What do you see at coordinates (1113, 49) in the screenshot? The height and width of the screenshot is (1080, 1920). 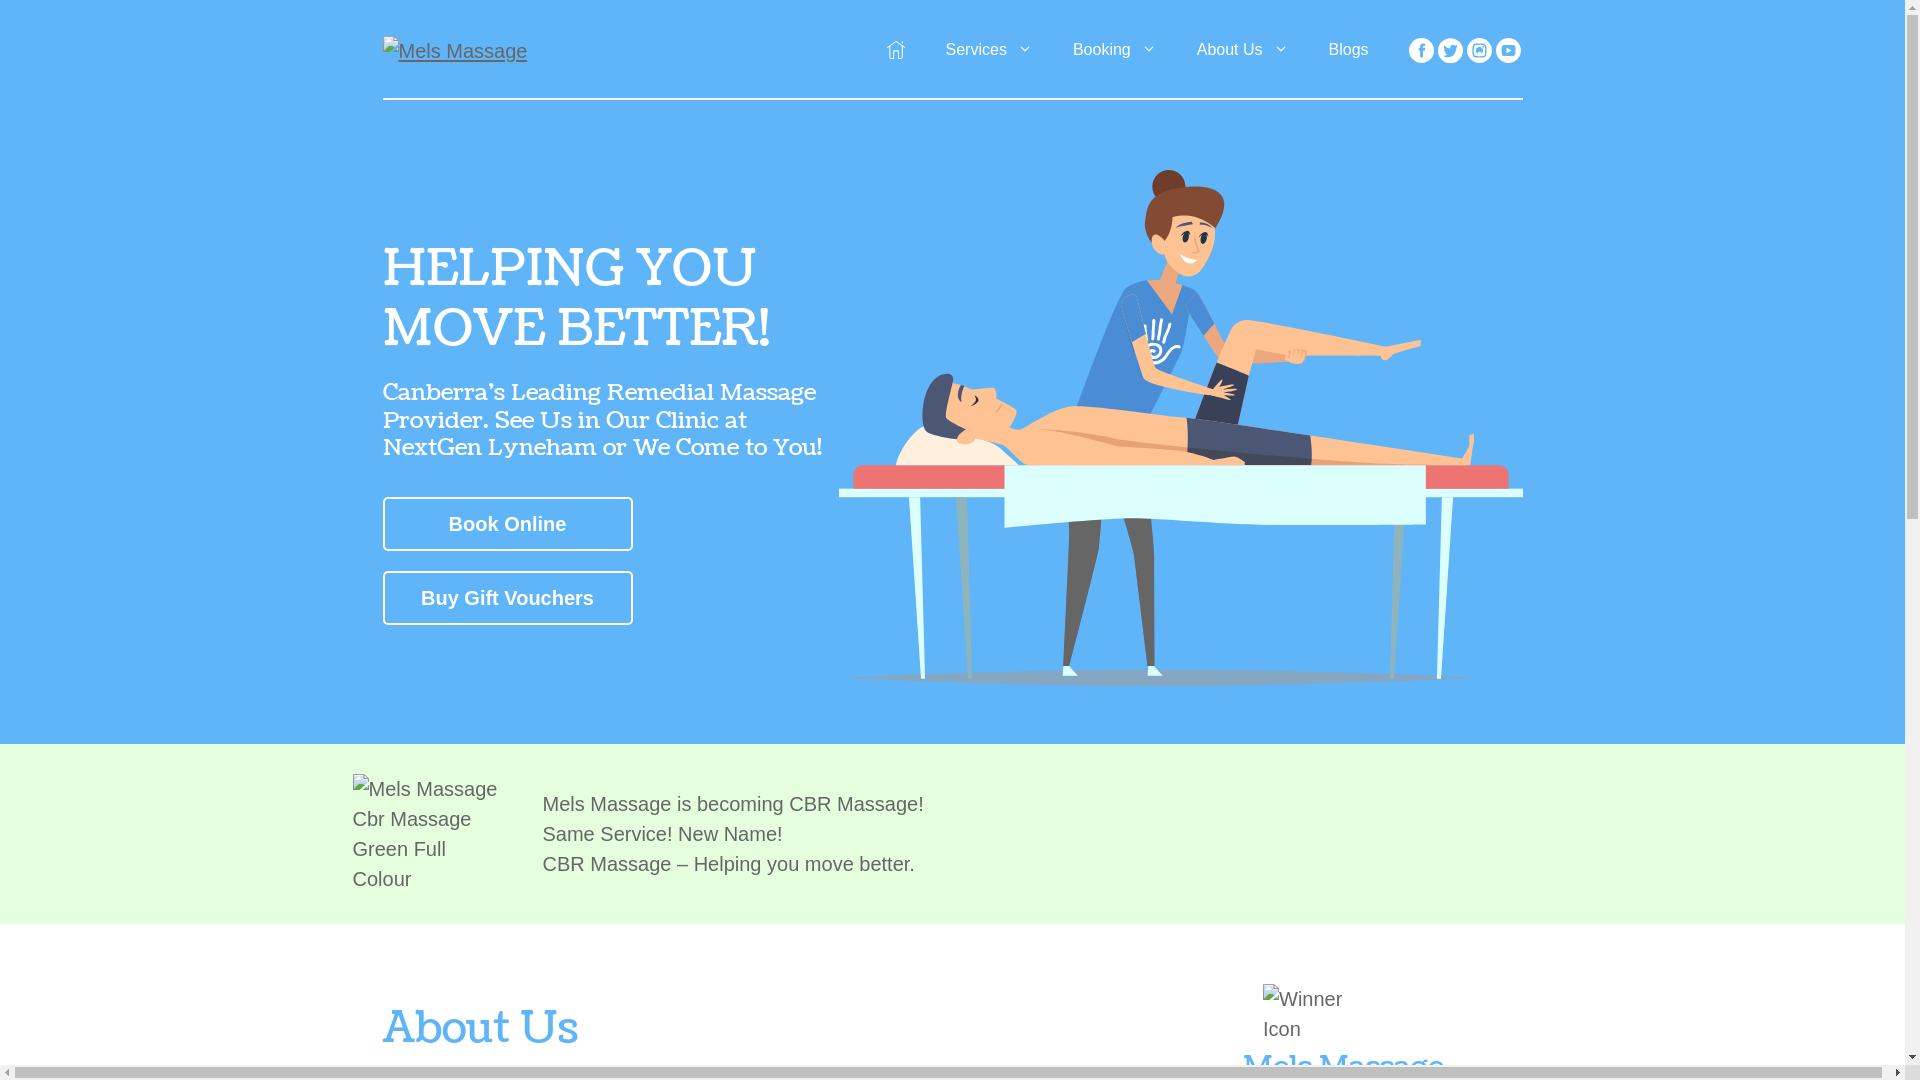 I see `'Booking'` at bounding box center [1113, 49].